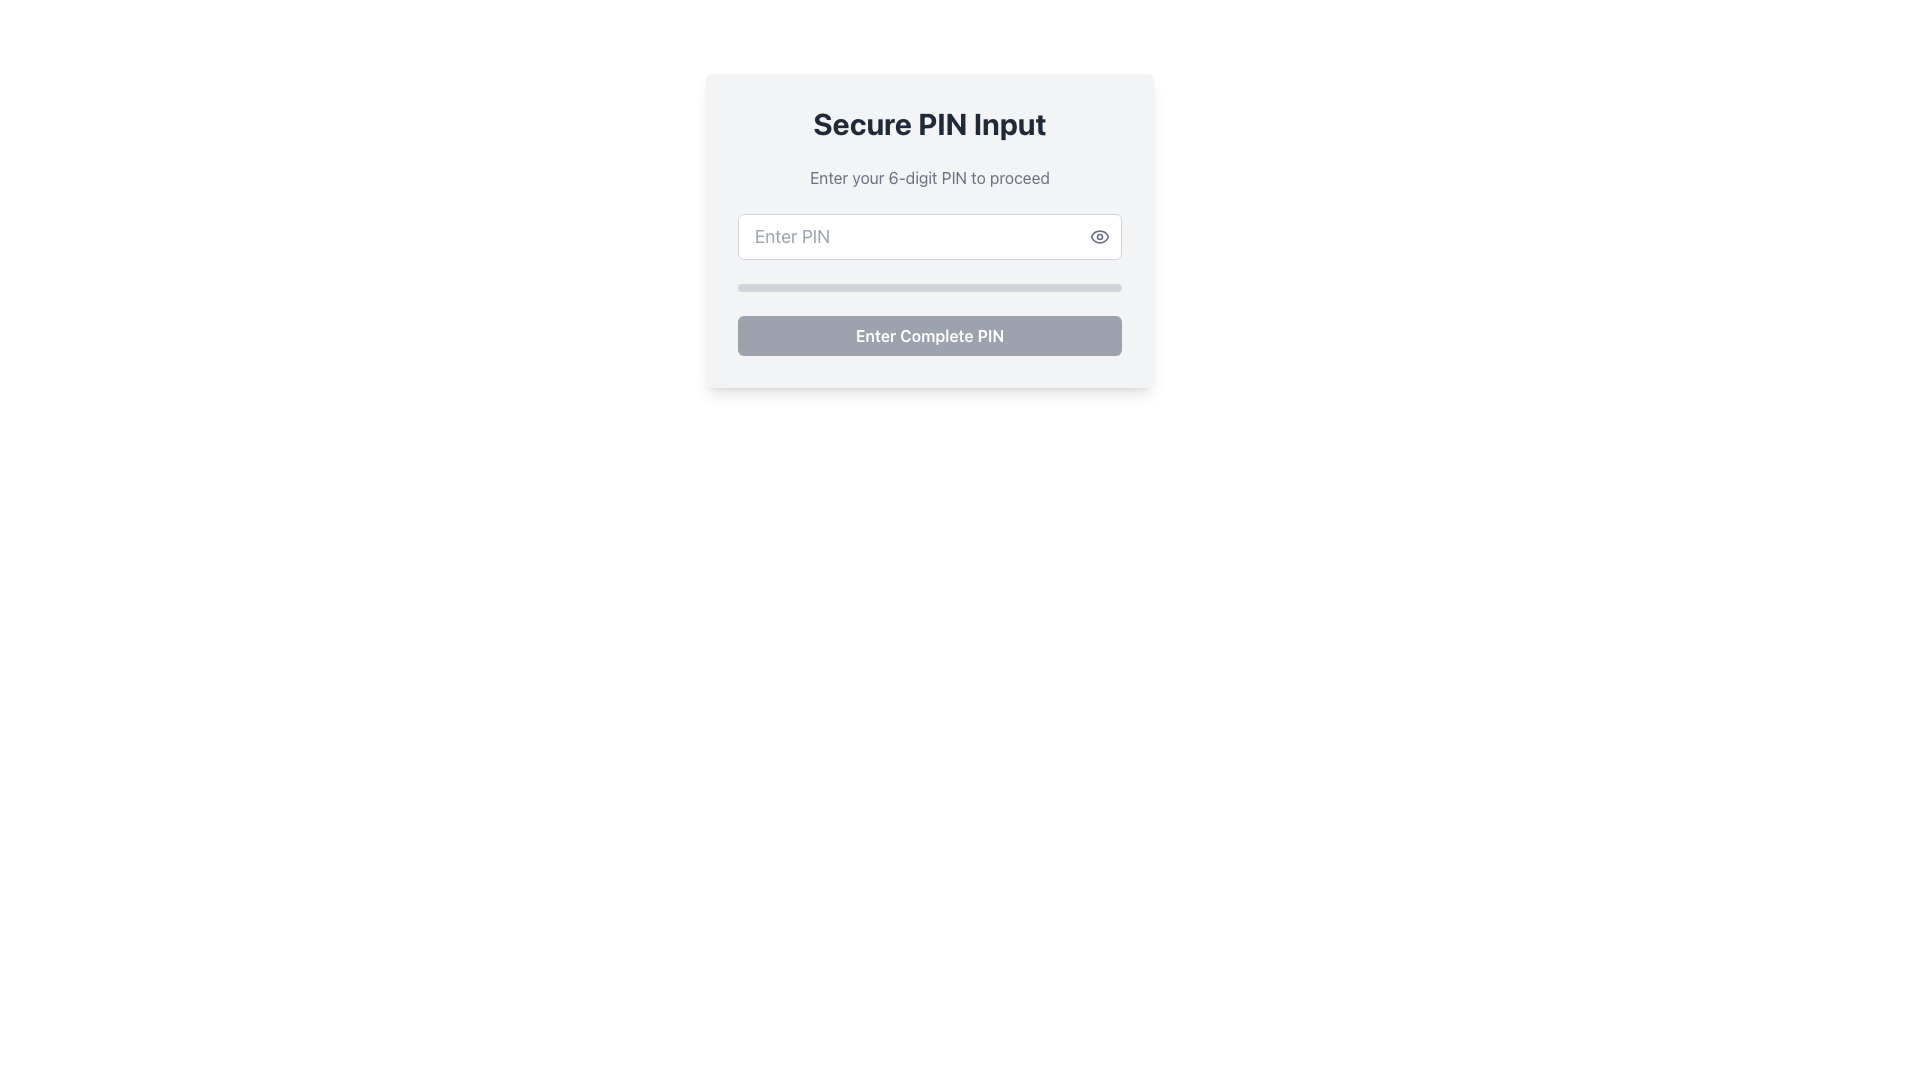  I want to click on the submit button located at the bottom of the 'Secure PIN Input' card, which is currently disabled, so click(929, 334).